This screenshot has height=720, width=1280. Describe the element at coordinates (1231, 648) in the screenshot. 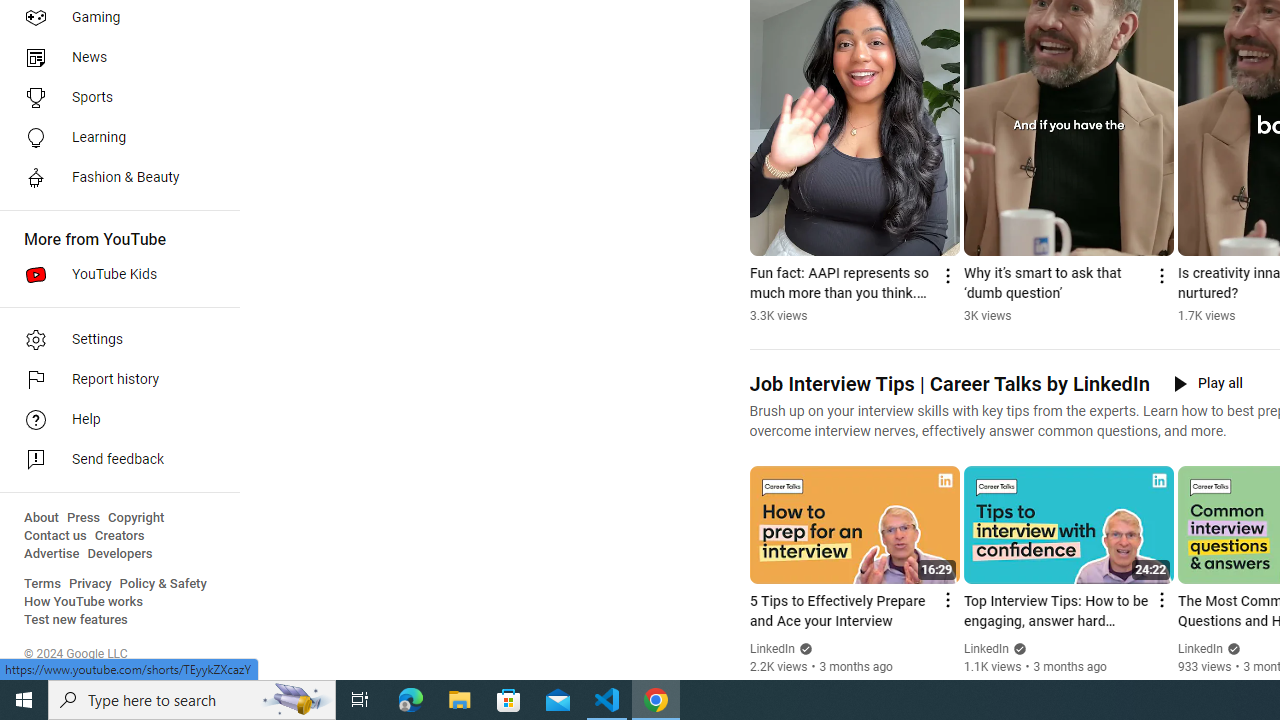

I see `'Verified'` at that location.